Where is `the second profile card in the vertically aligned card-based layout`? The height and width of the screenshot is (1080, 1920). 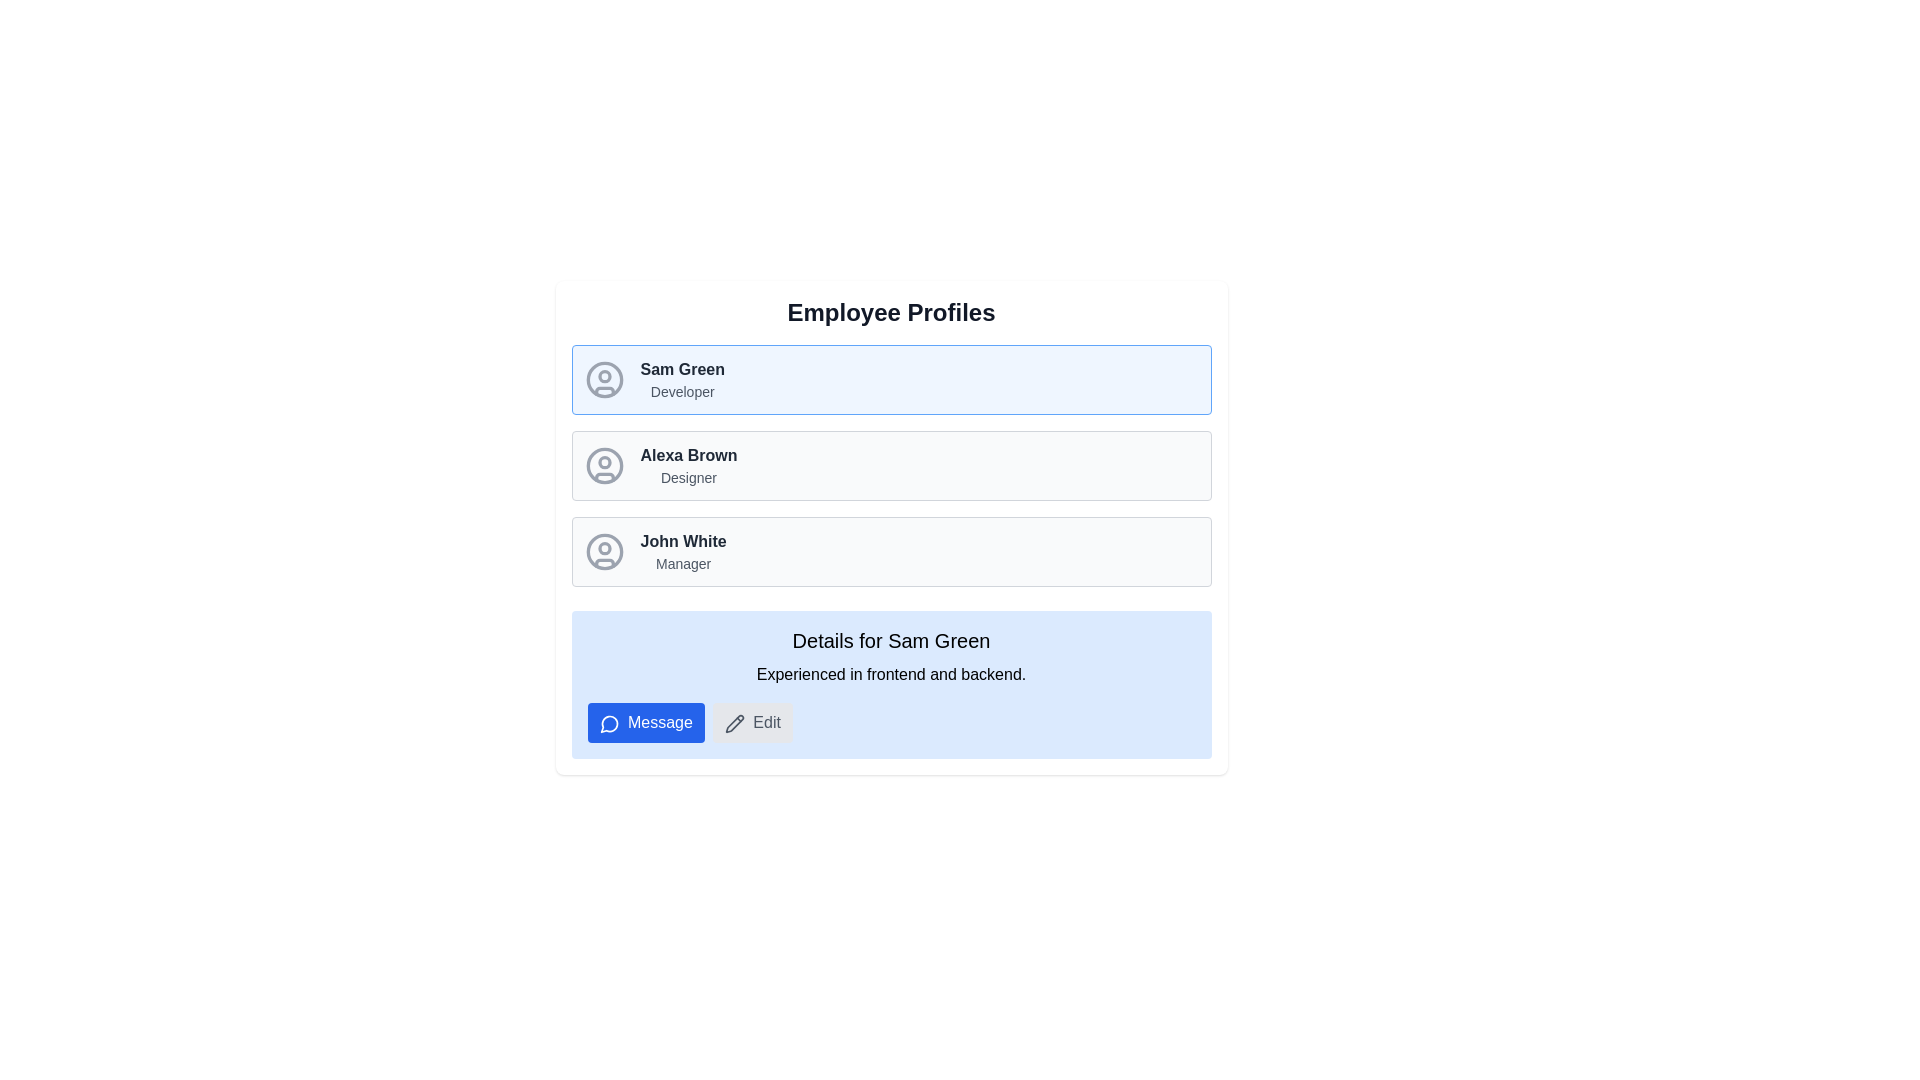 the second profile card in the vertically aligned card-based layout is located at coordinates (890, 466).